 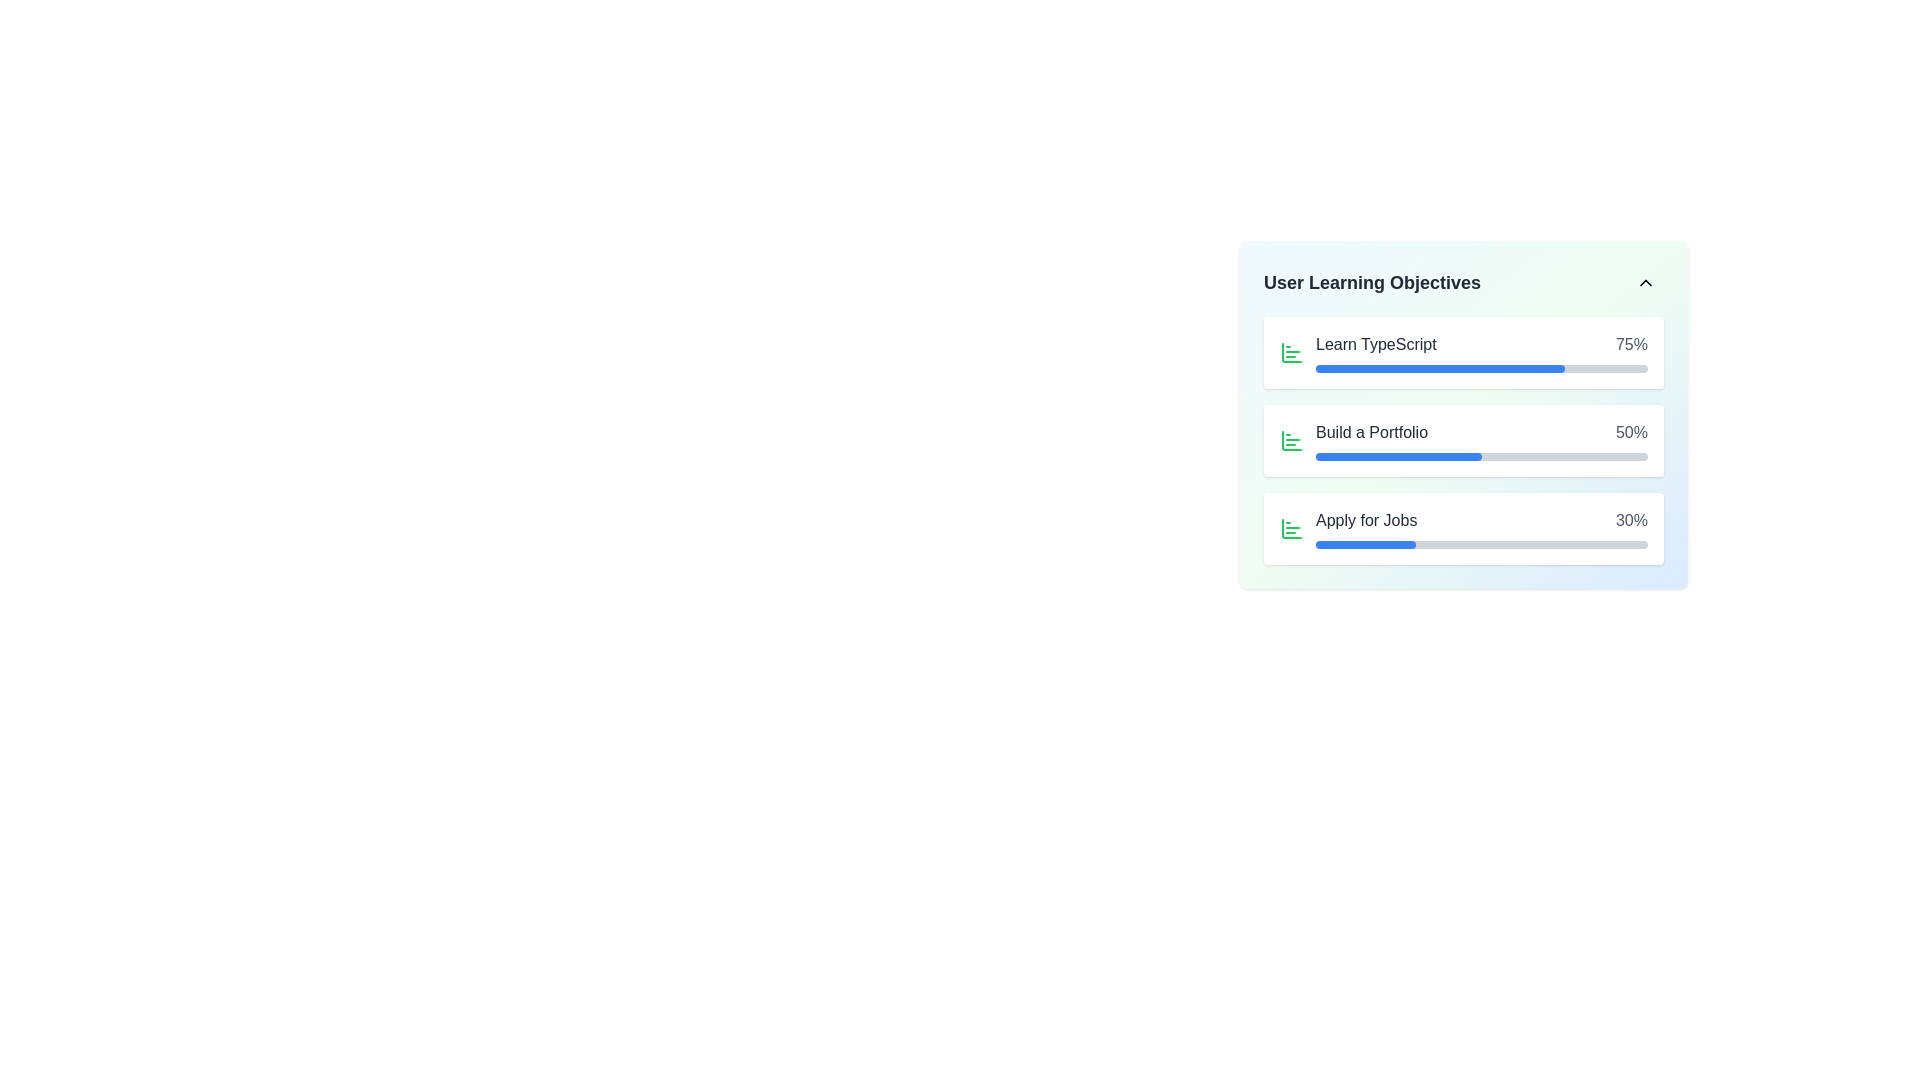 I want to click on the progress tracker for the task 'Apply for Jobs', so click(x=1482, y=527).